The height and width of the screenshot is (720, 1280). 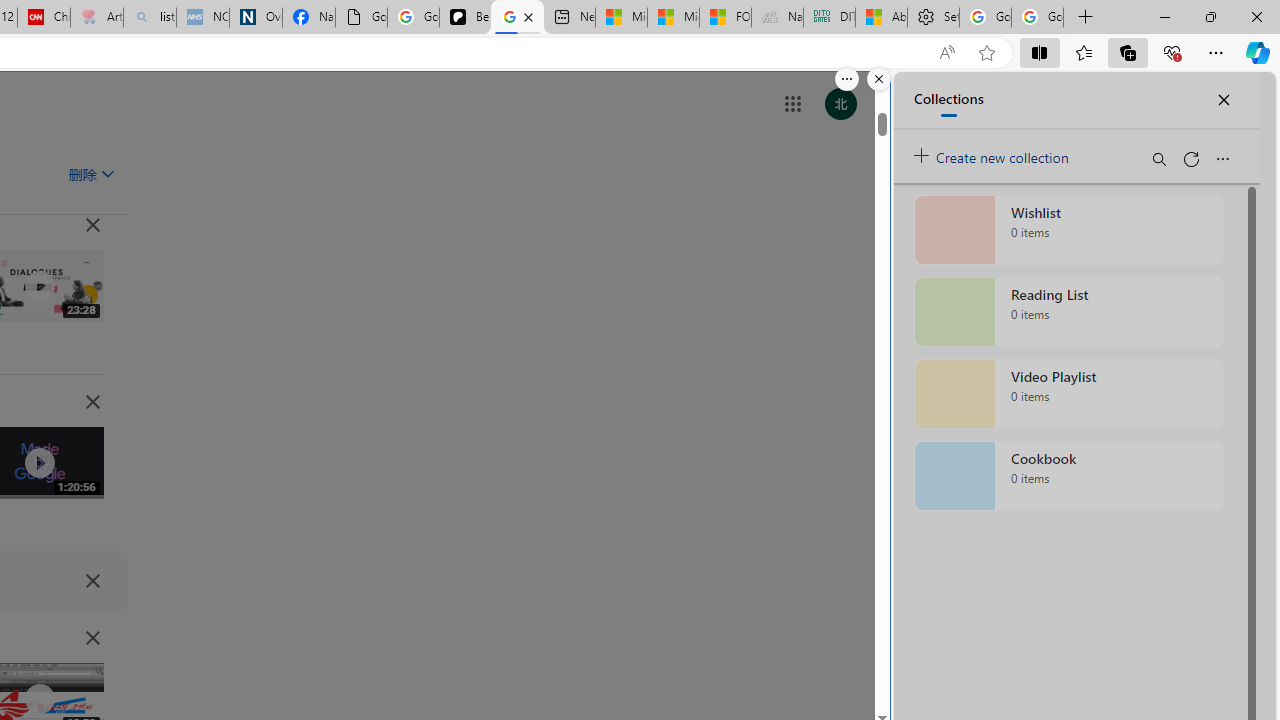 What do you see at coordinates (464, 17) in the screenshot?
I see `'Be Smart | creating Science videos | Patreon'` at bounding box center [464, 17].